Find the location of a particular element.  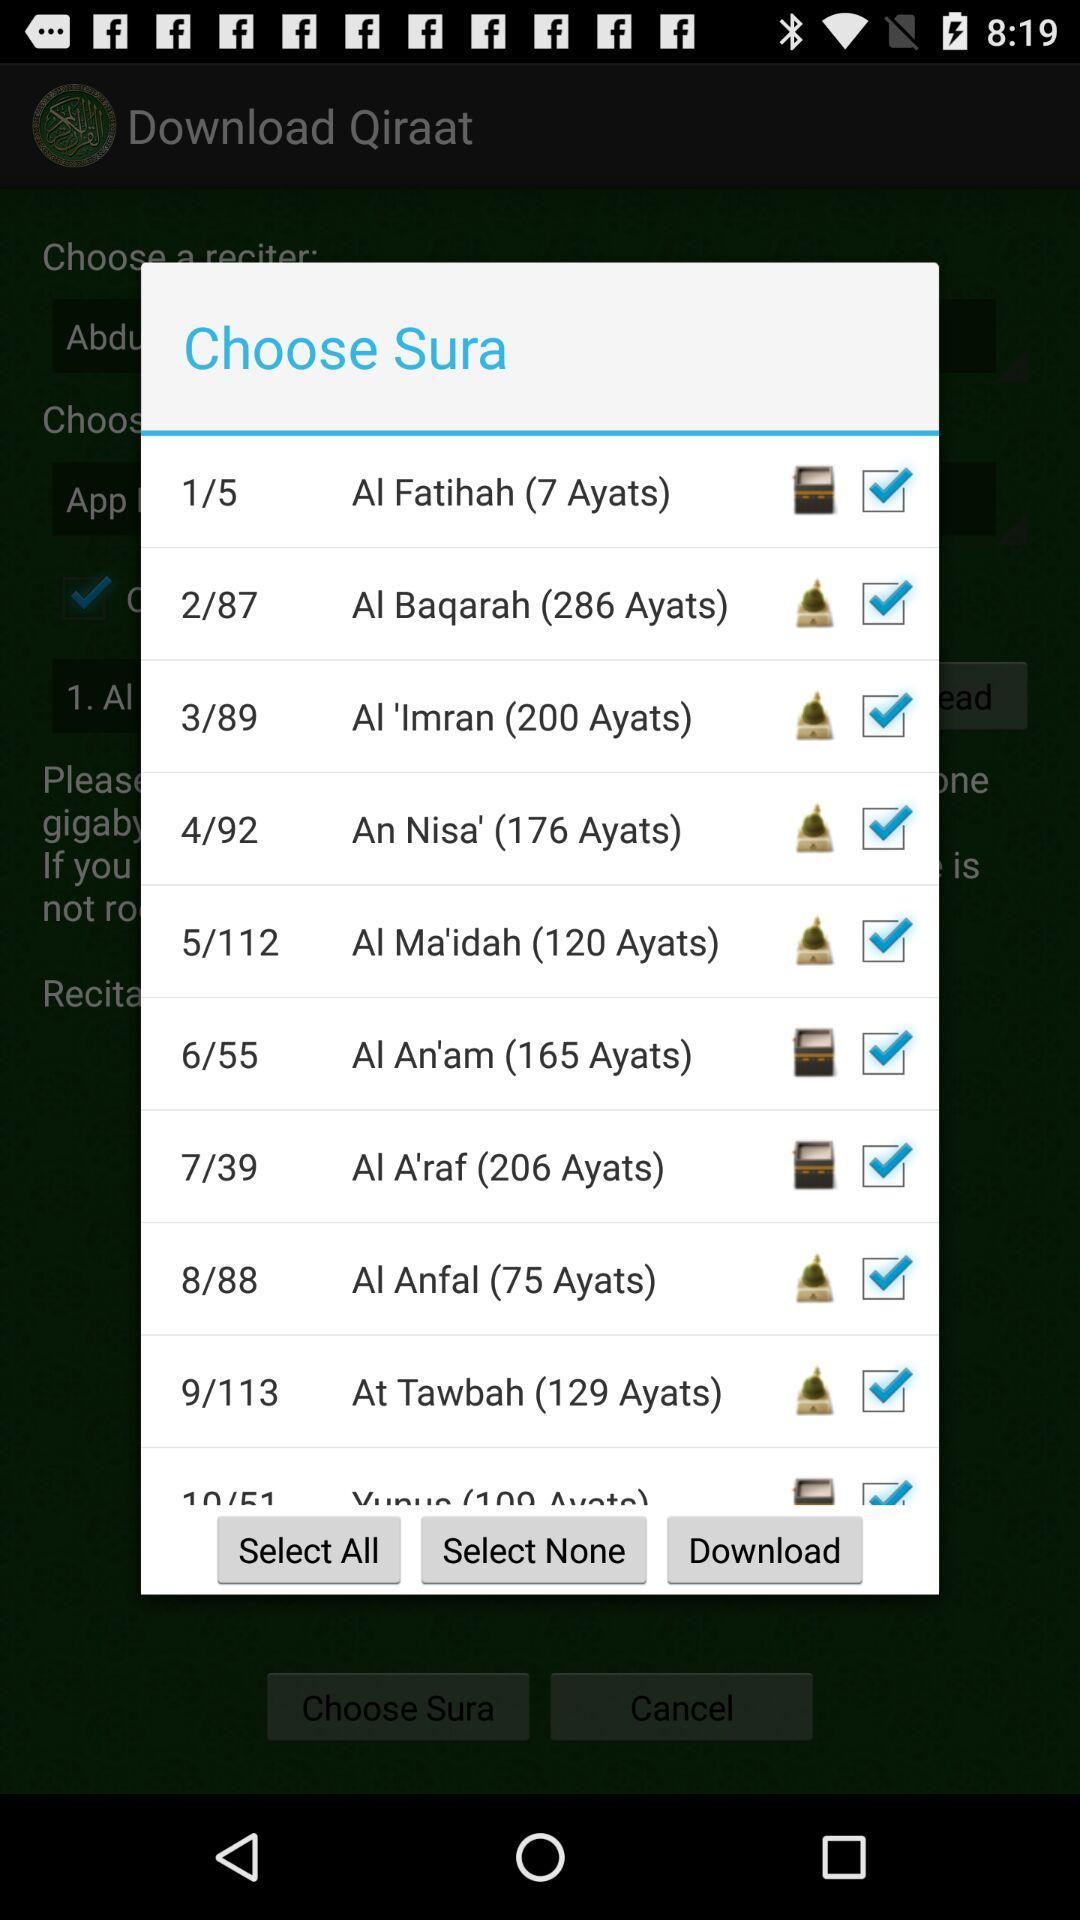

icon next to the select all is located at coordinates (532, 1548).